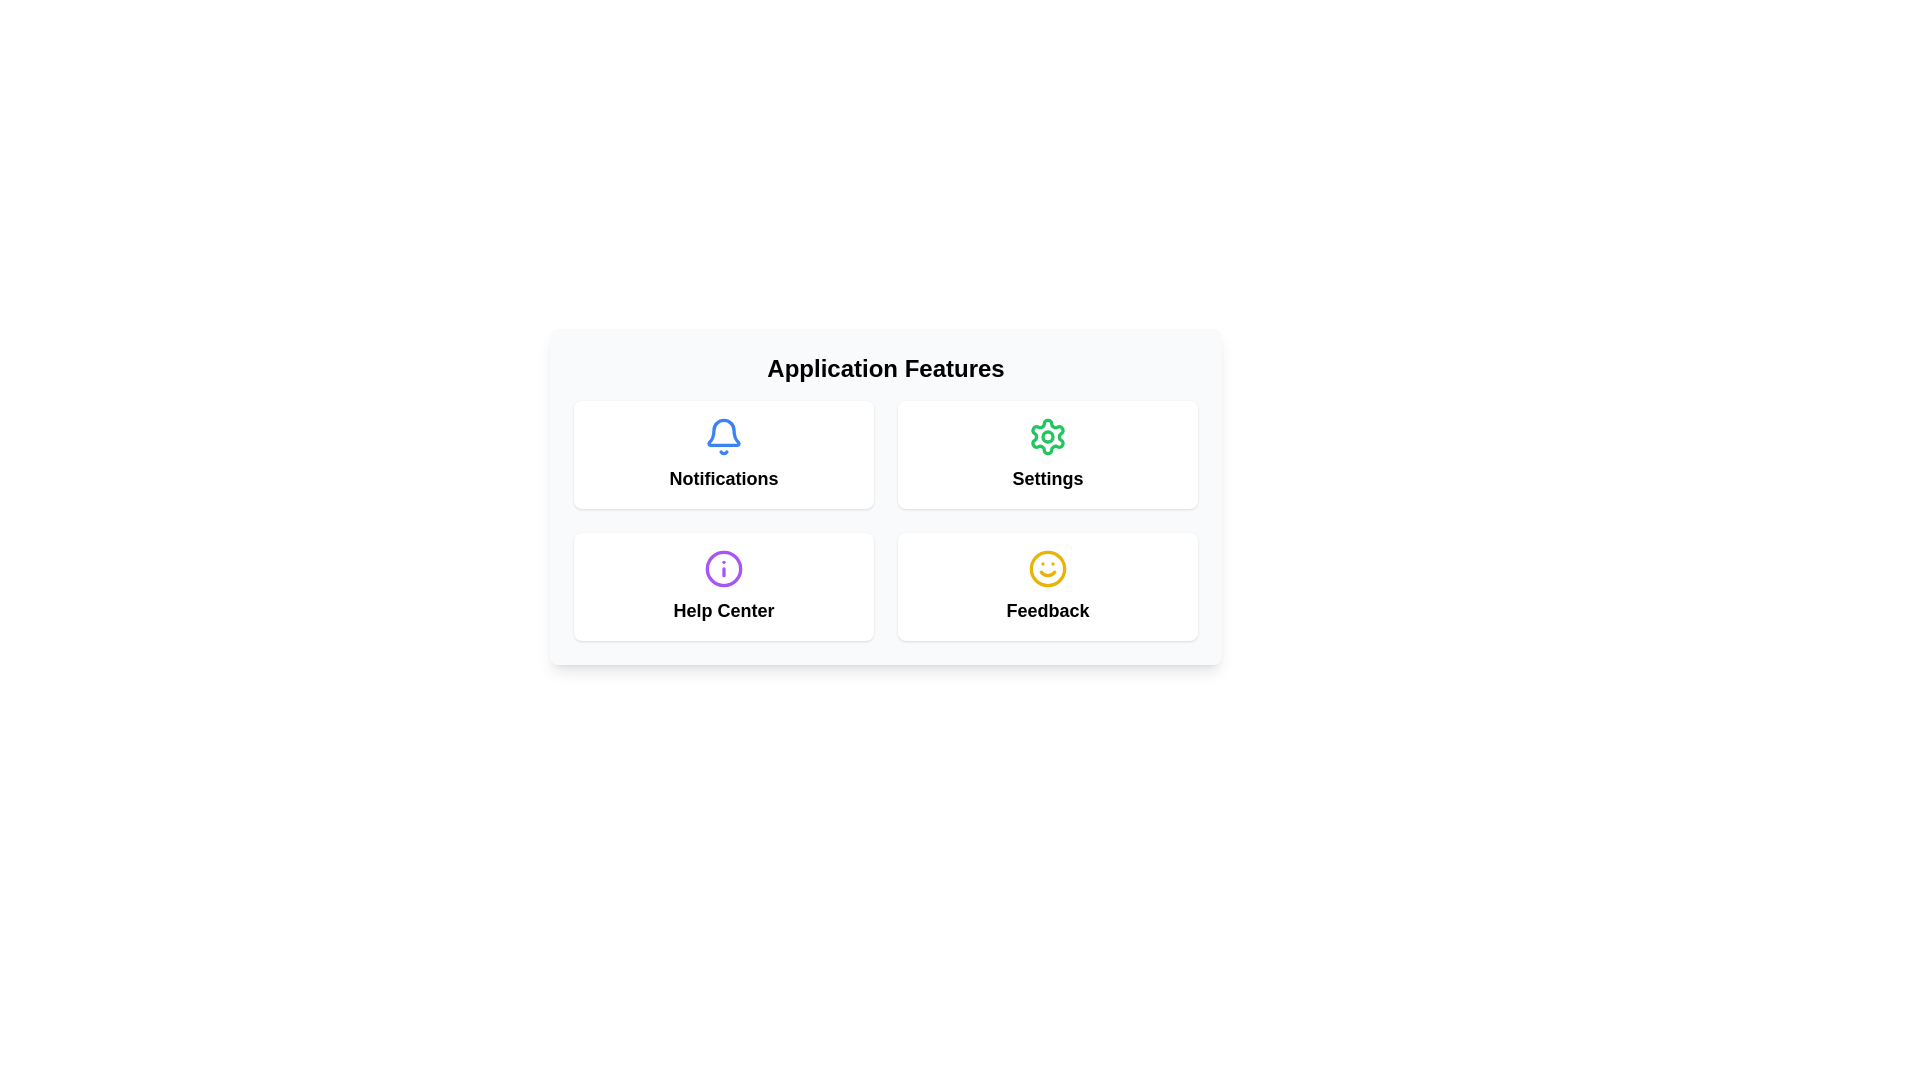 The image size is (1920, 1080). Describe the element at coordinates (1046, 435) in the screenshot. I see `the central circle of the settings icon, which is positioned within the cogwheel design` at that location.